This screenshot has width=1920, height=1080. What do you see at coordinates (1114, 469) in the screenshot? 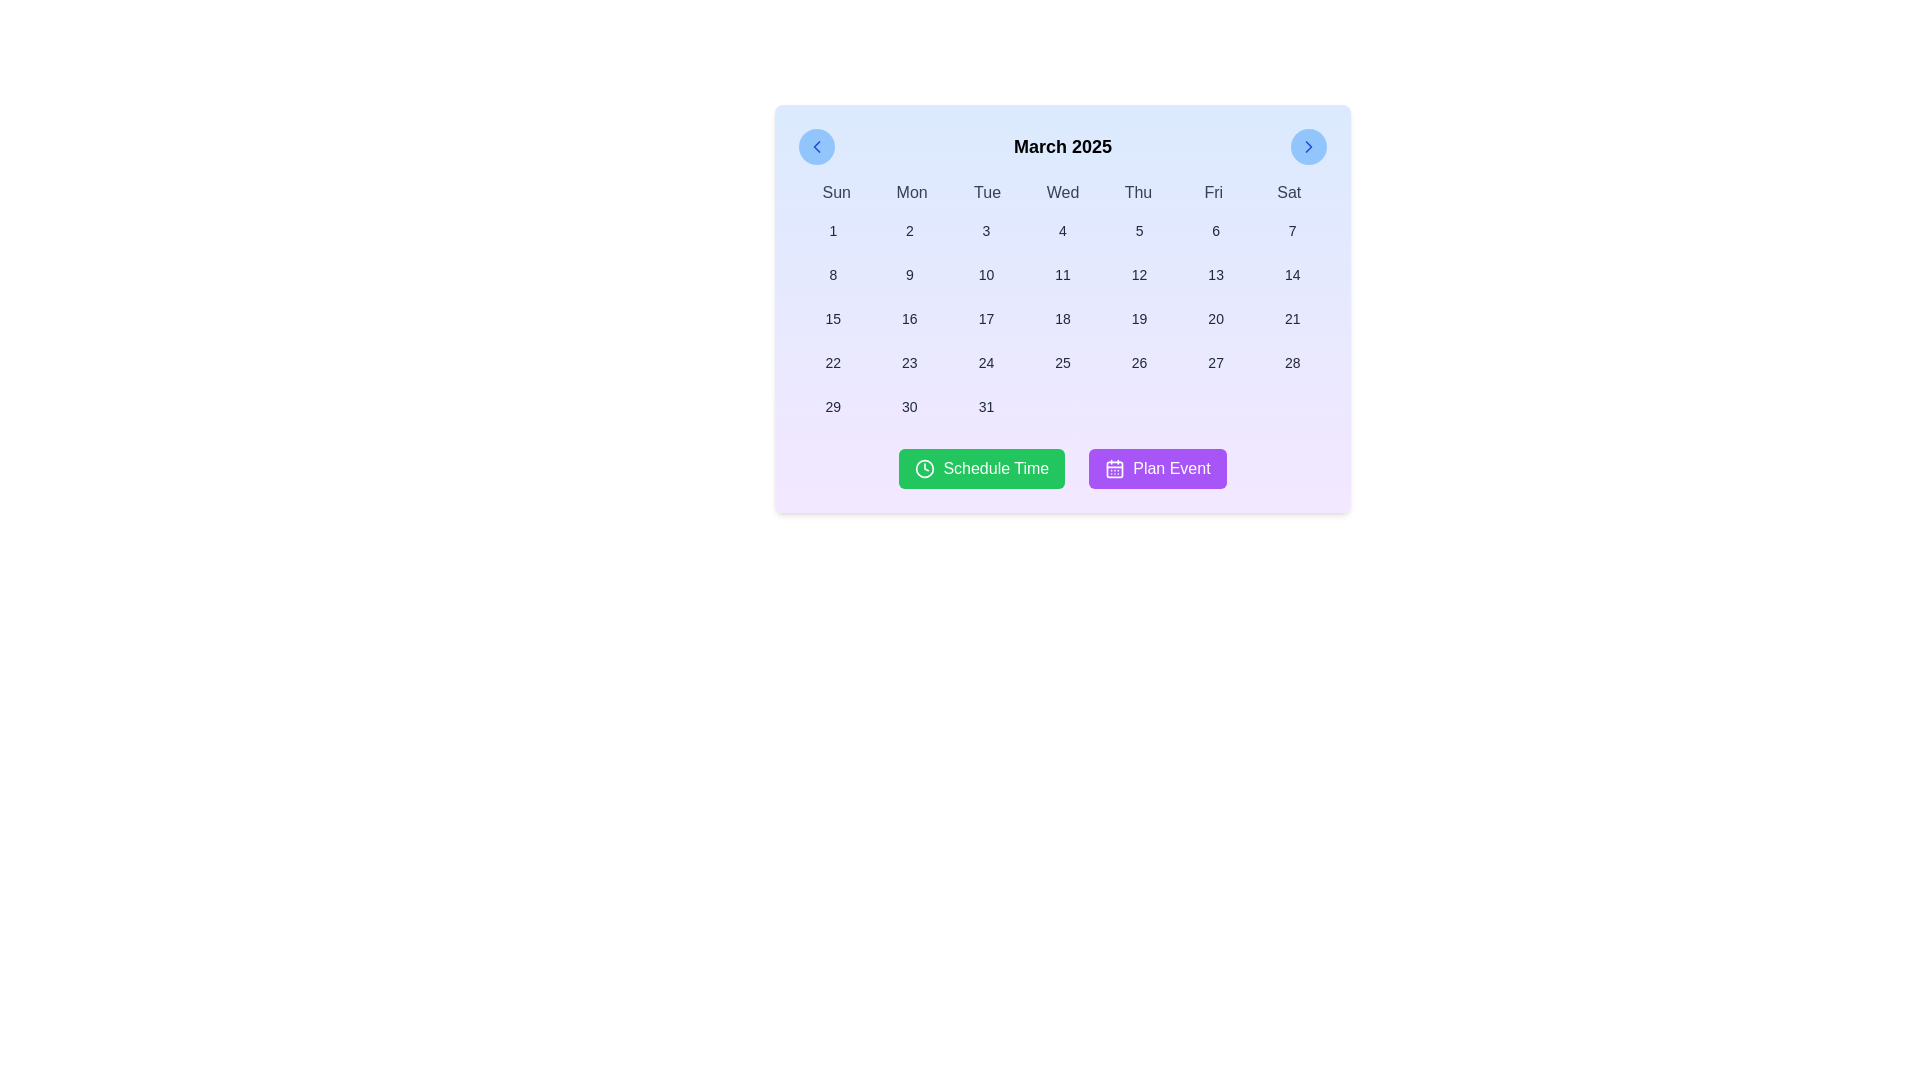
I see `the 'Plan Event' button located at the bottom right of the calendar interface, which features a calendar icon with a purple background and a rectangular outline` at bounding box center [1114, 469].